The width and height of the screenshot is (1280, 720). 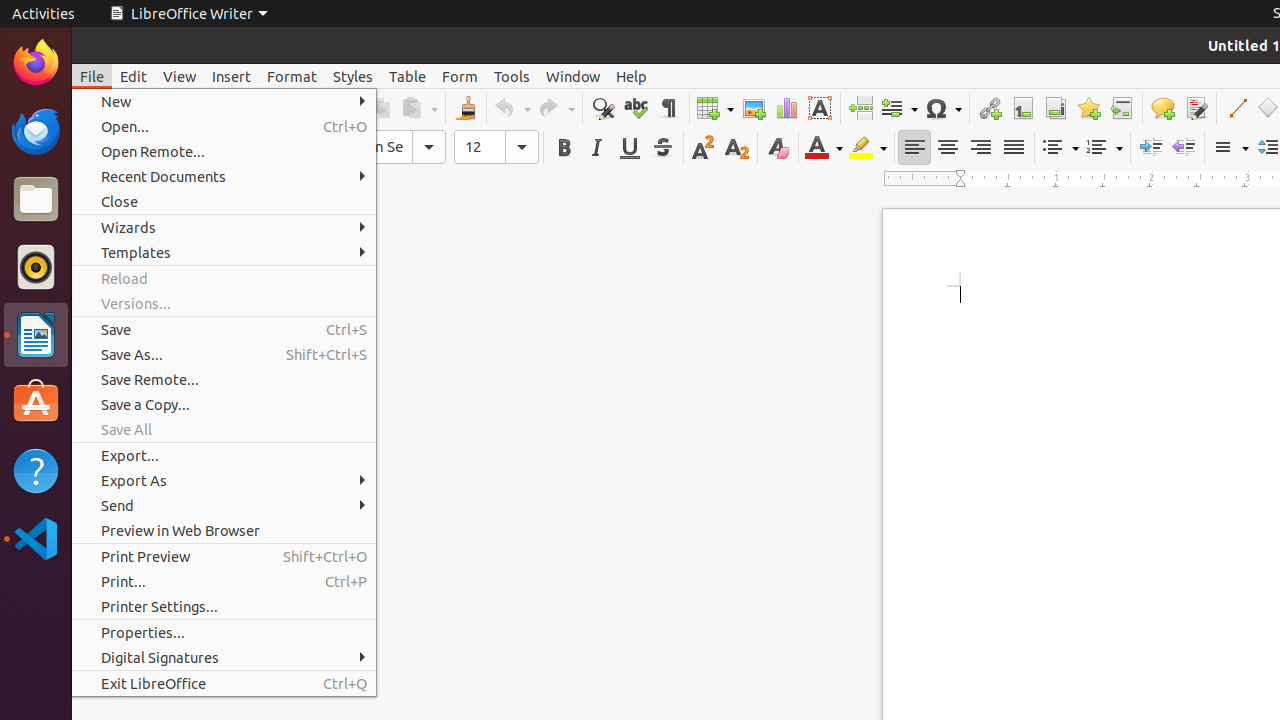 I want to click on 'Font Color', so click(x=824, y=146).